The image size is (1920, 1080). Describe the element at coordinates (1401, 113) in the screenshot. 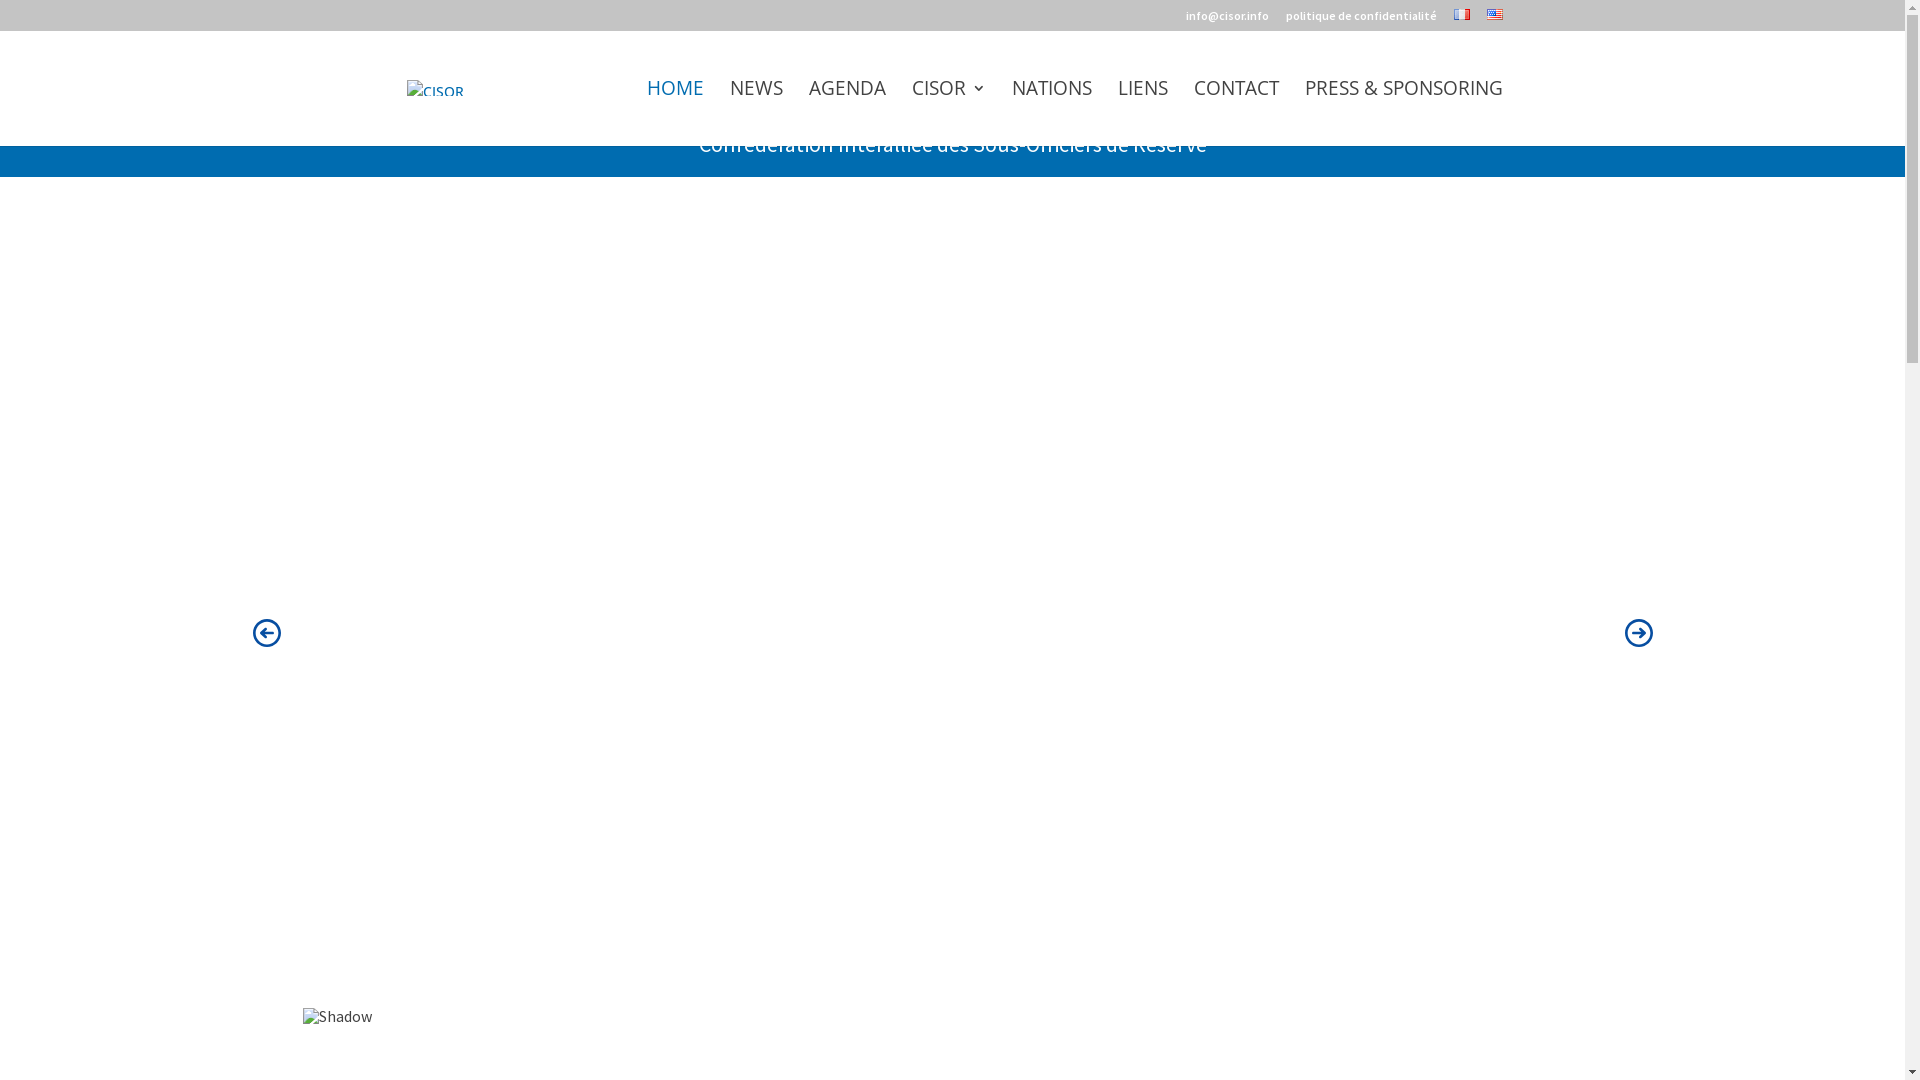

I see `'PRESS & SPONSORING'` at that location.